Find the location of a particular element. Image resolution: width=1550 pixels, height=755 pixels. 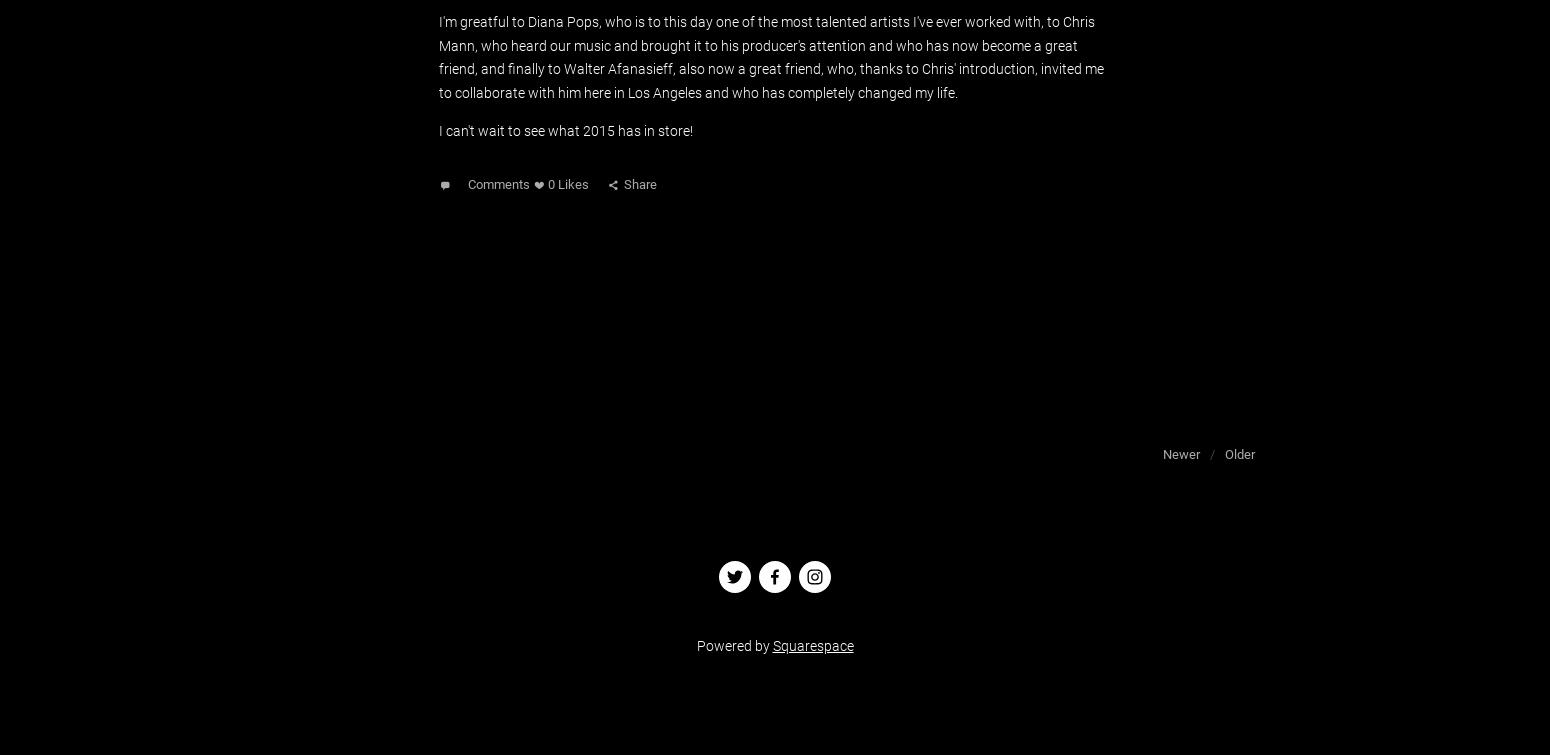

'Comments' is located at coordinates (497, 184).